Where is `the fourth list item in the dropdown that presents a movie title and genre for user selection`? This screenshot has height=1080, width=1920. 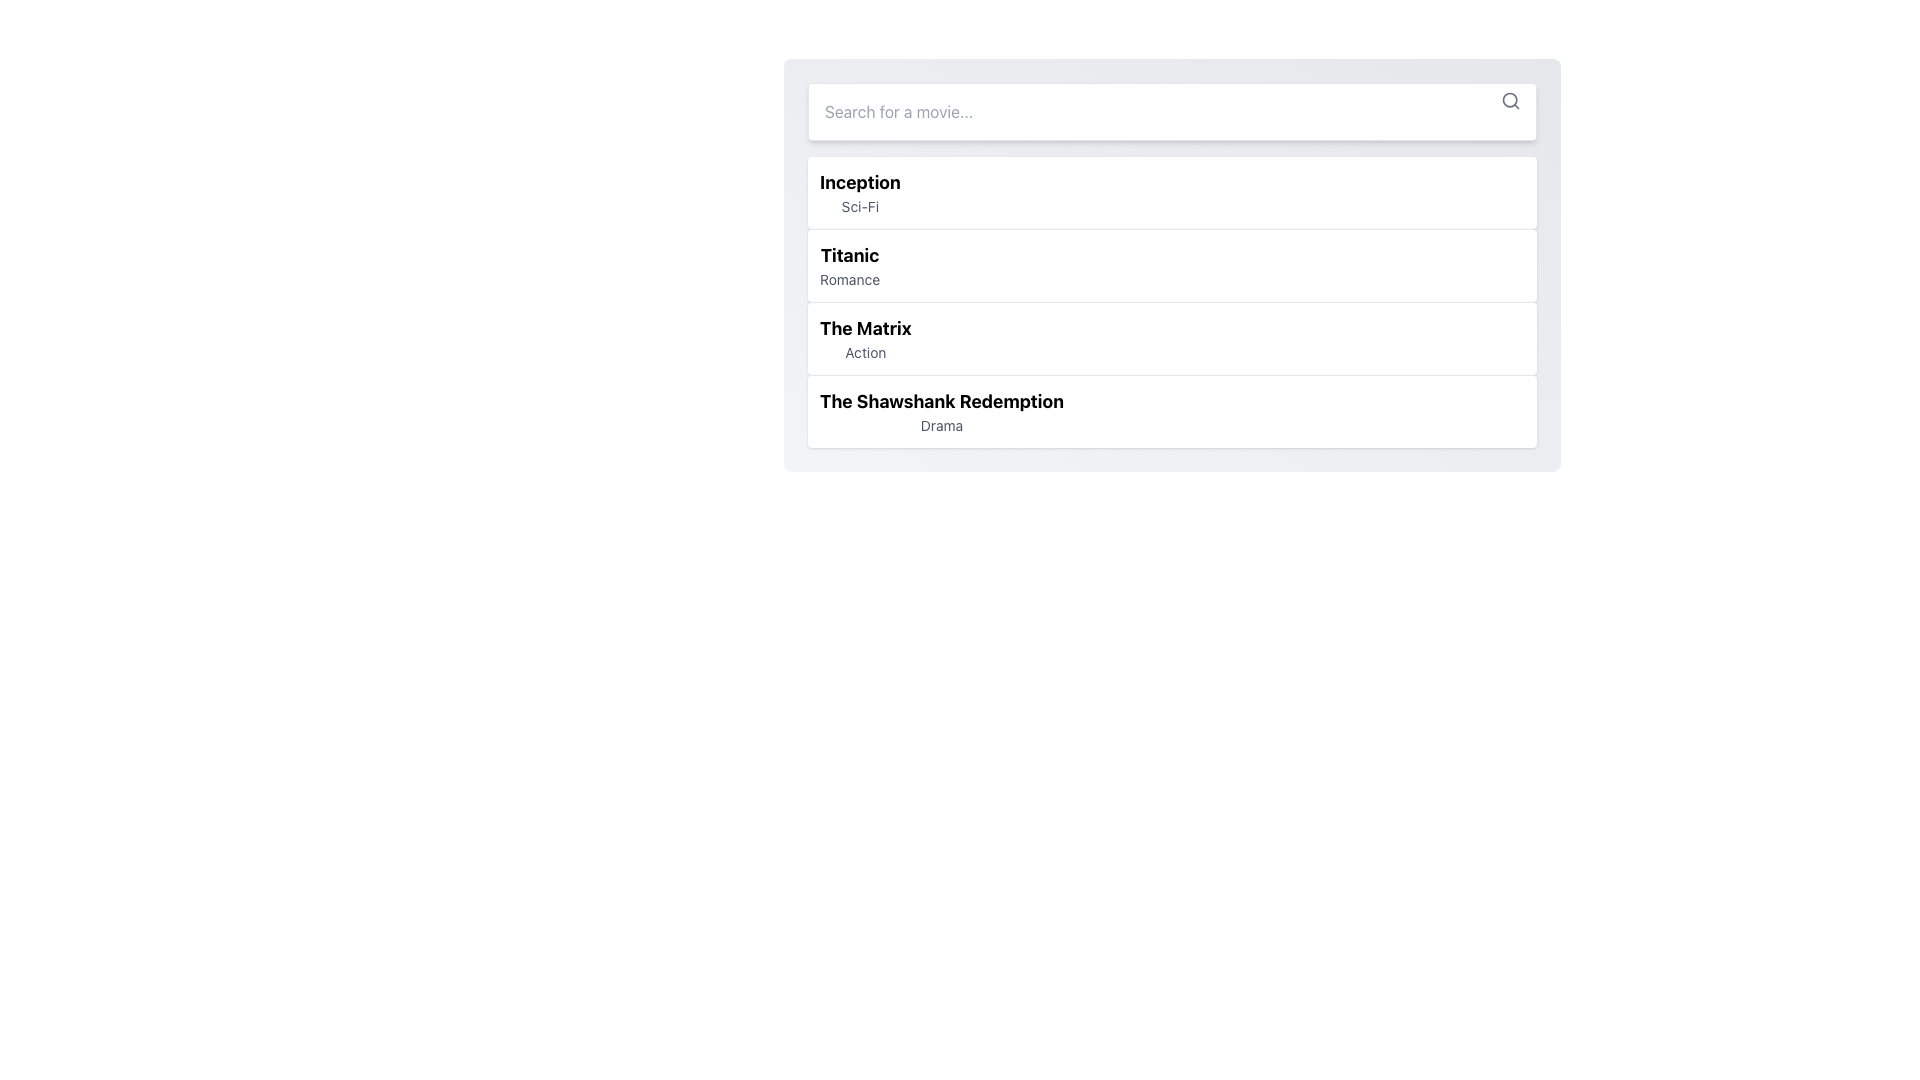 the fourth list item in the dropdown that presents a movie title and genre for user selection is located at coordinates (940, 411).